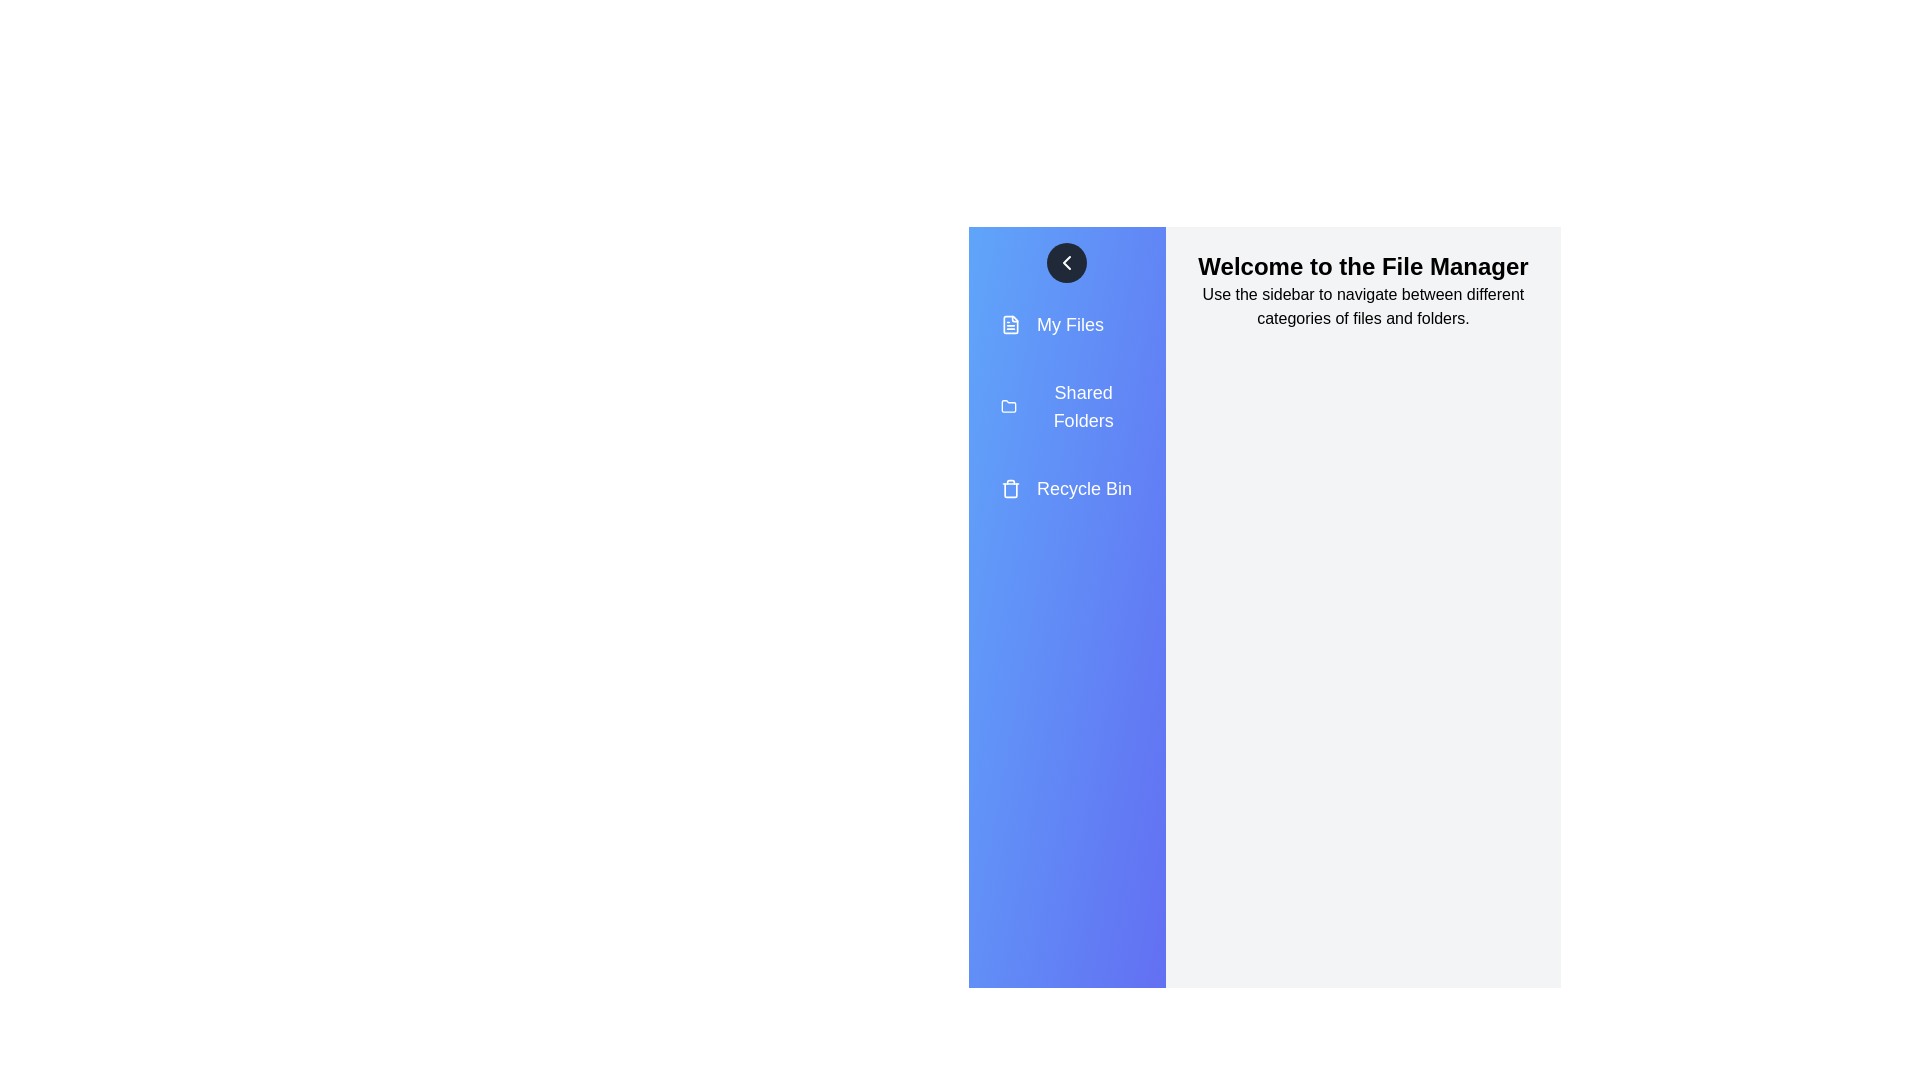  Describe the element at coordinates (1065, 323) in the screenshot. I see `the 'My Files' menu item in the sidebar` at that location.